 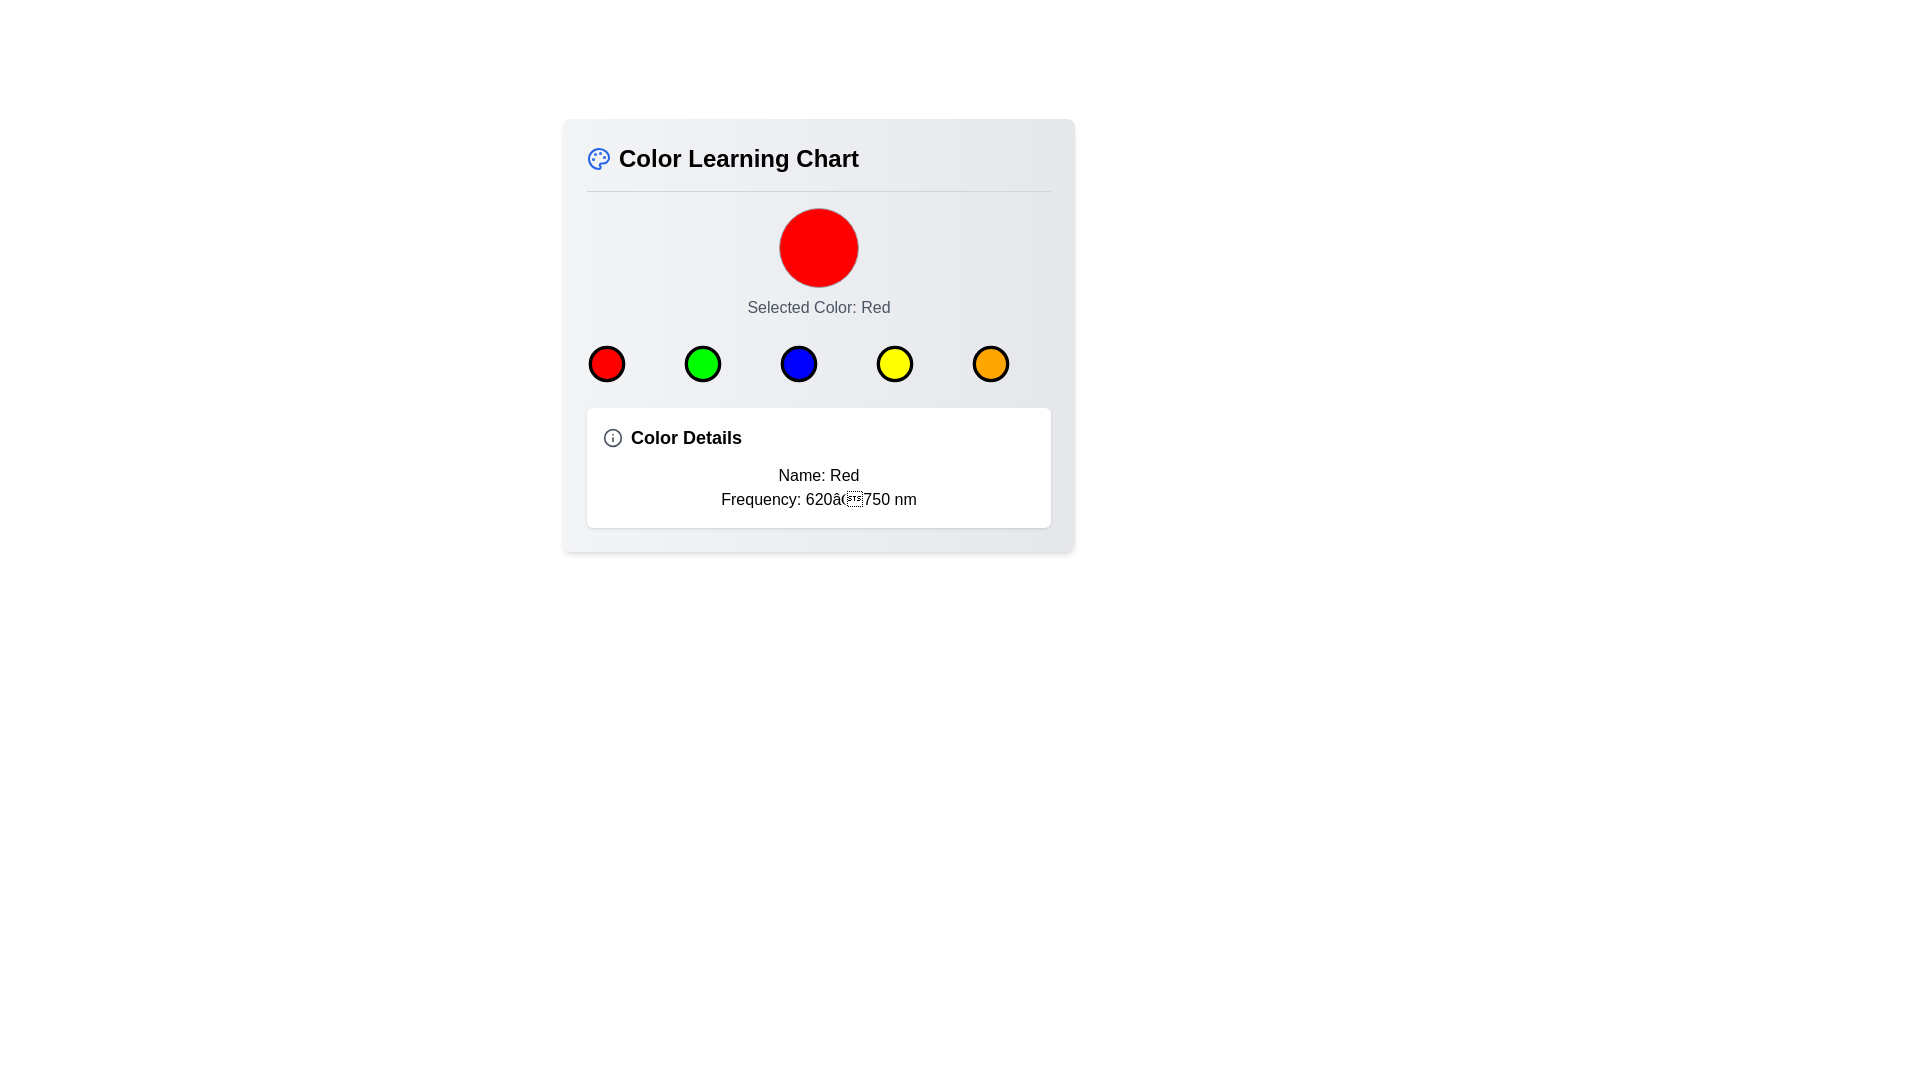 I want to click on the green color indicator button, so click(x=702, y=363).